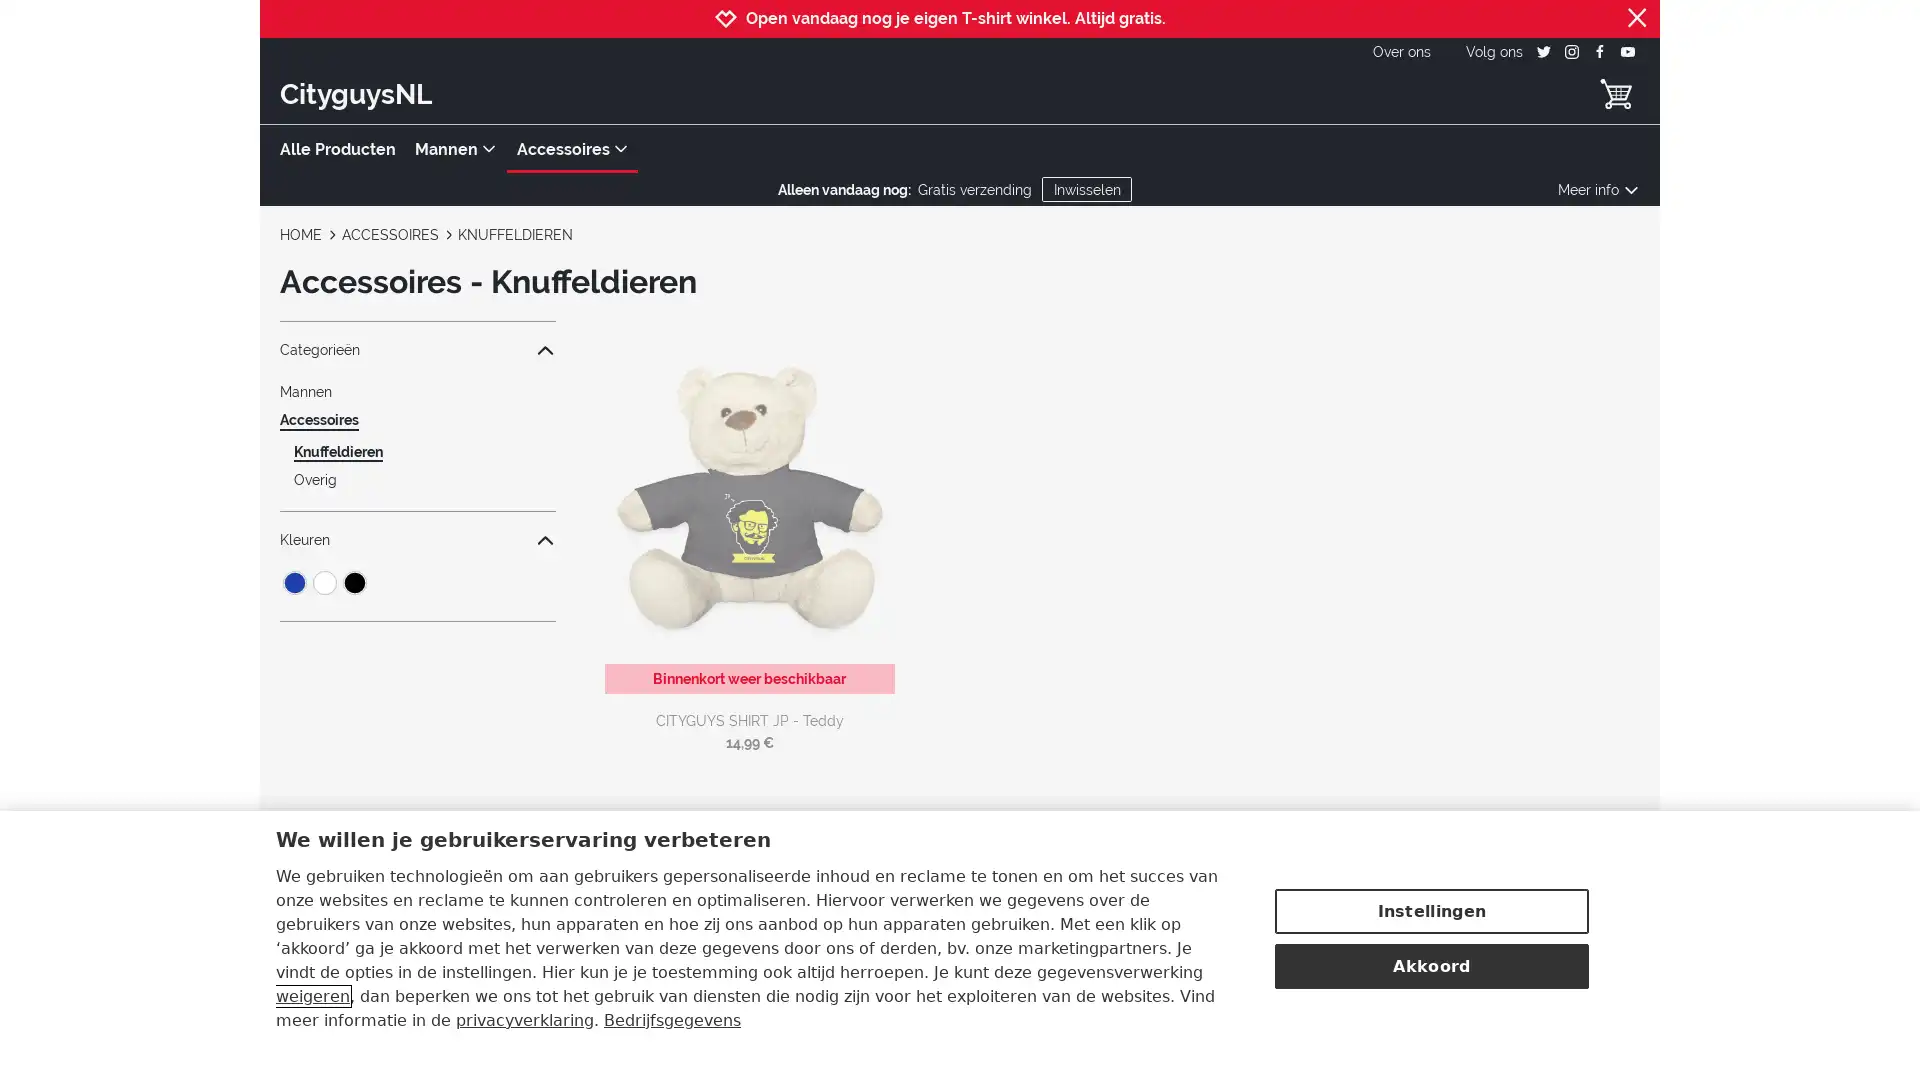  I want to click on Meer info, so click(1597, 189).